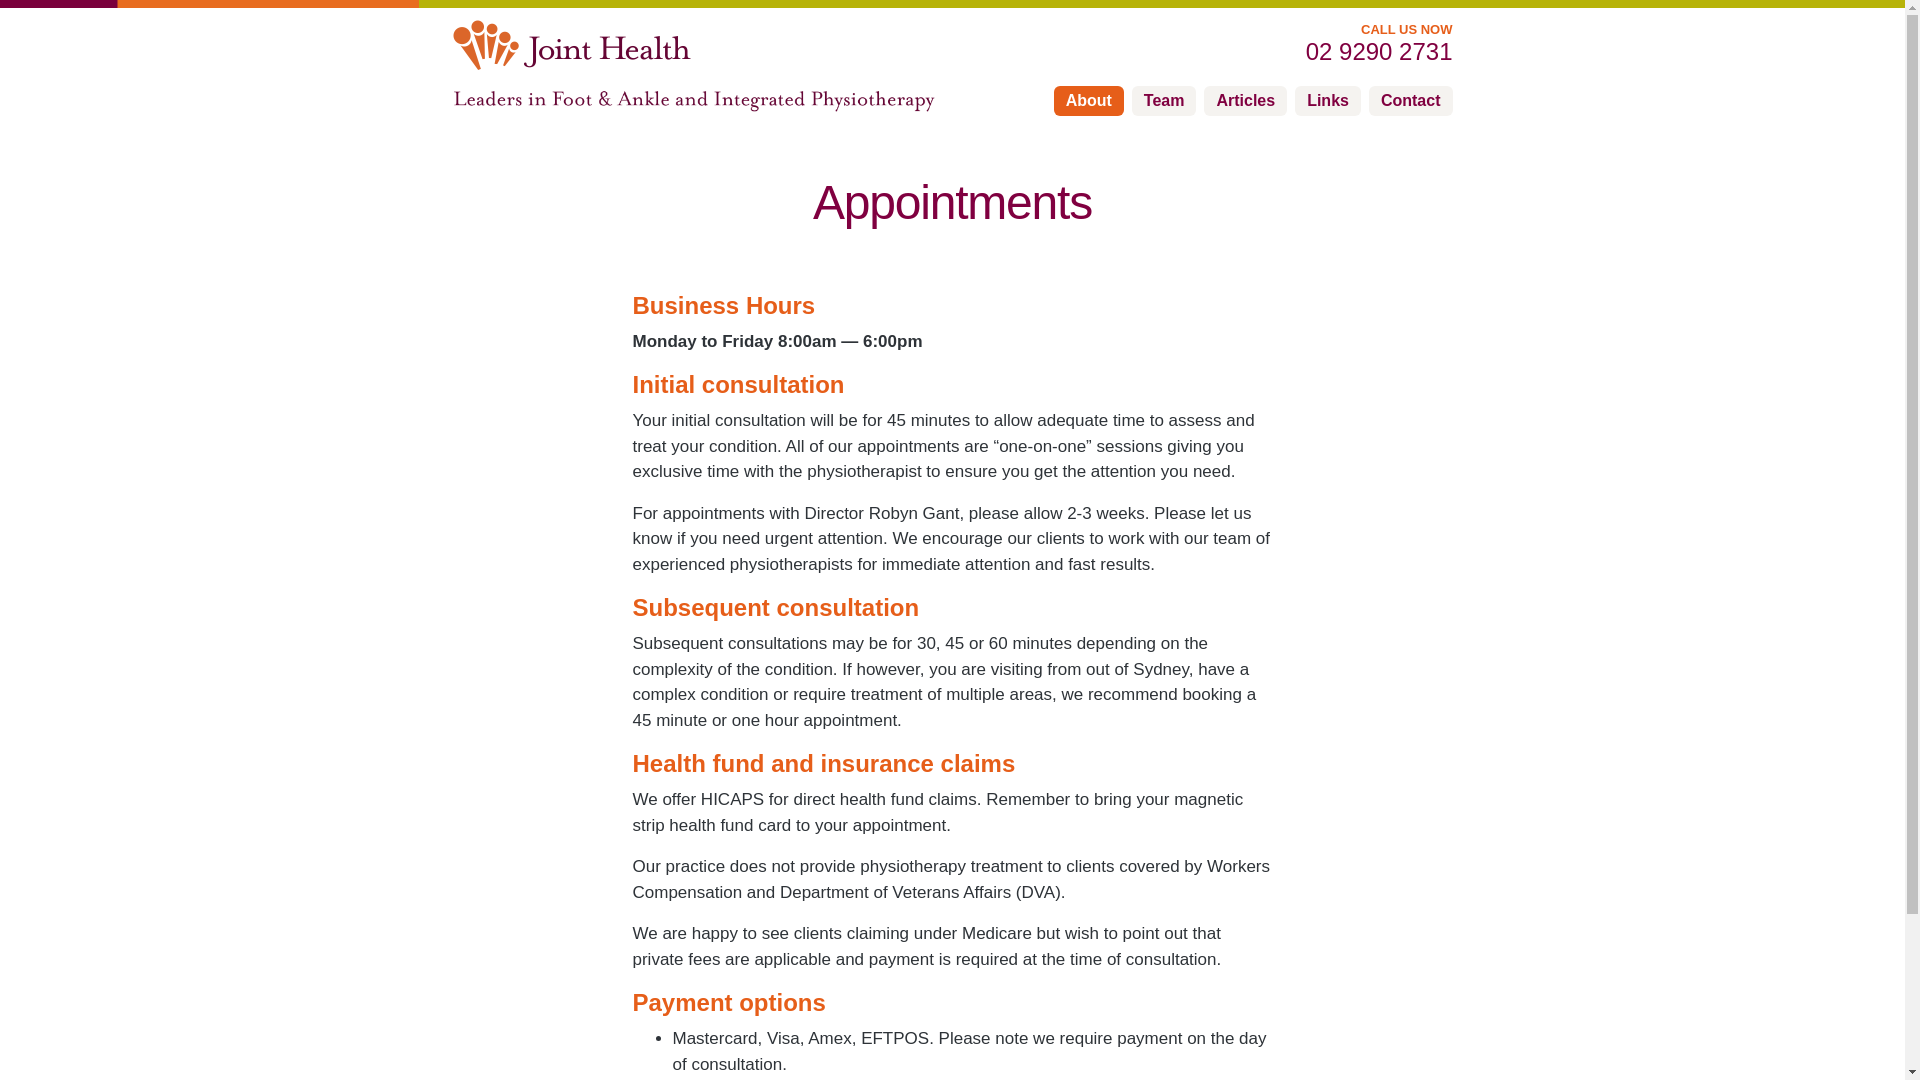 Image resolution: width=1920 pixels, height=1080 pixels. What do you see at coordinates (1164, 100) in the screenshot?
I see `'Team'` at bounding box center [1164, 100].